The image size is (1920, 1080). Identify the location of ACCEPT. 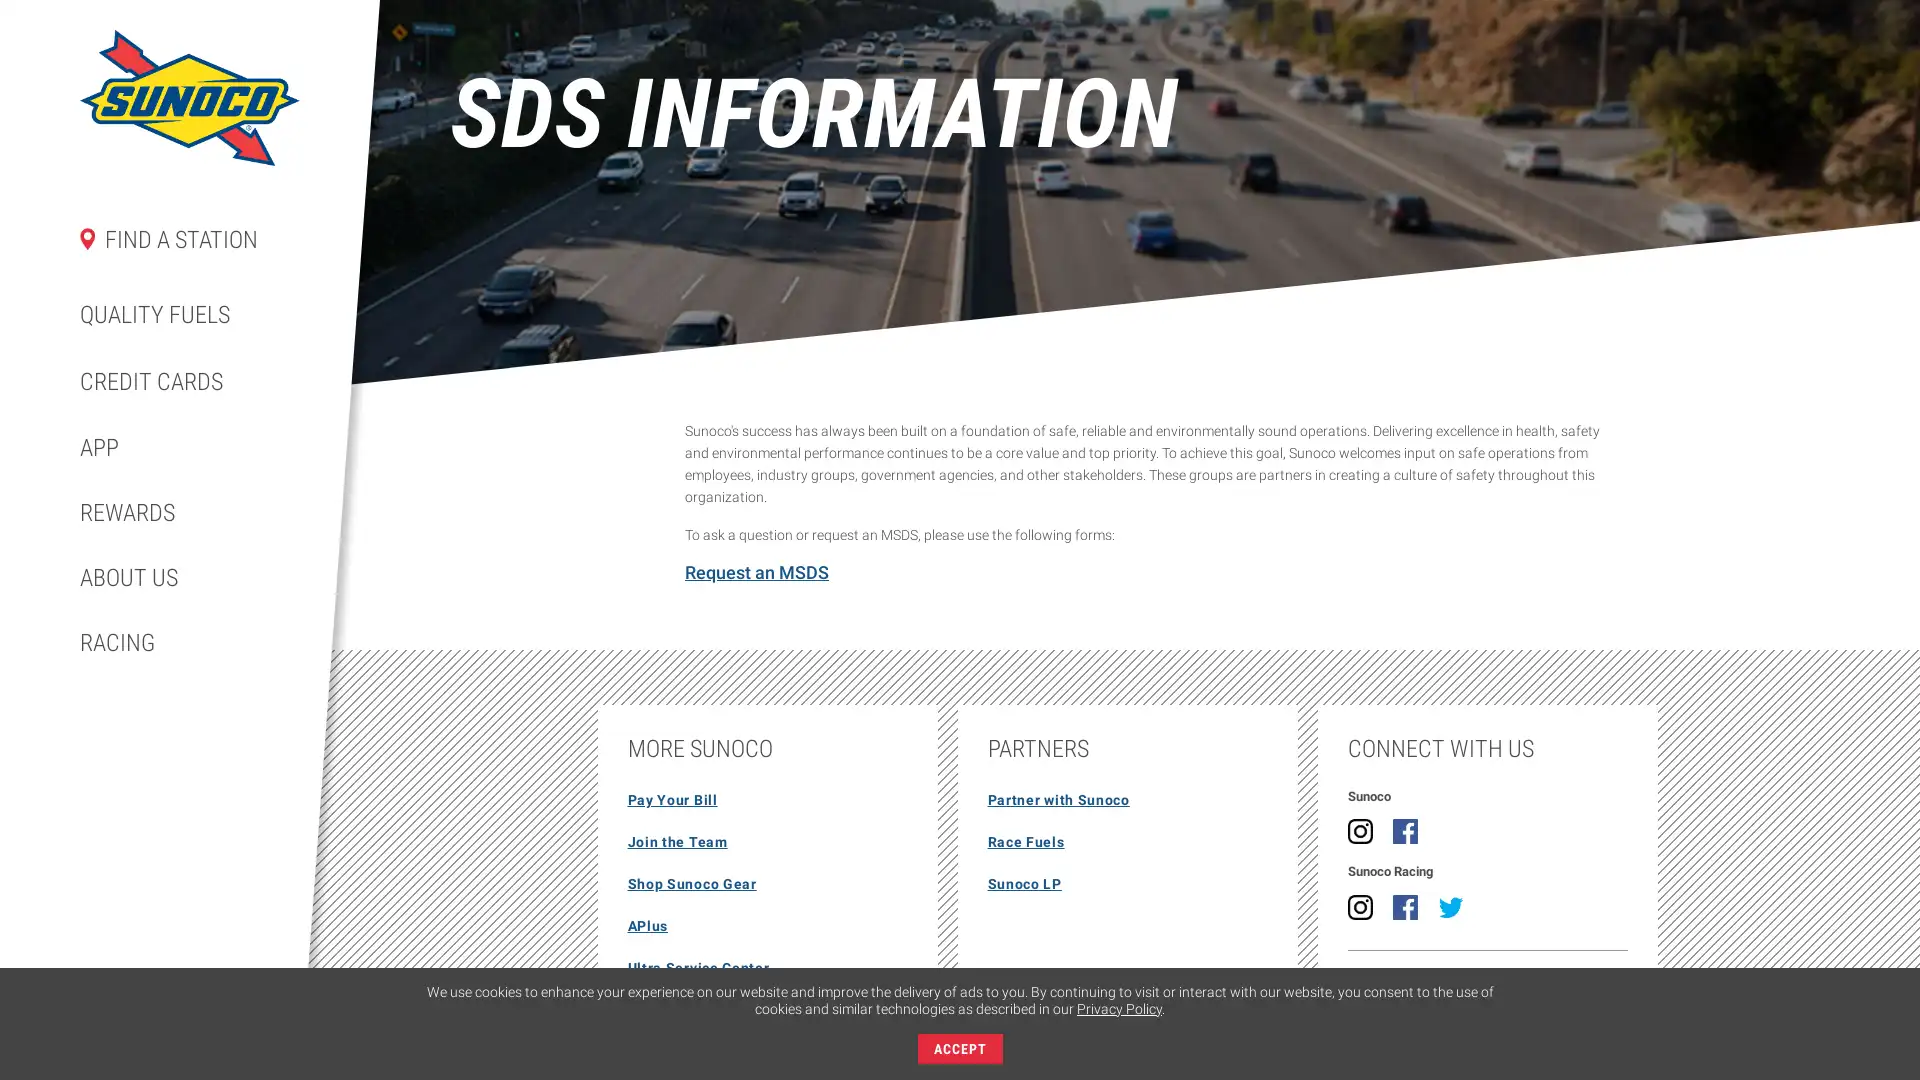
(958, 1048).